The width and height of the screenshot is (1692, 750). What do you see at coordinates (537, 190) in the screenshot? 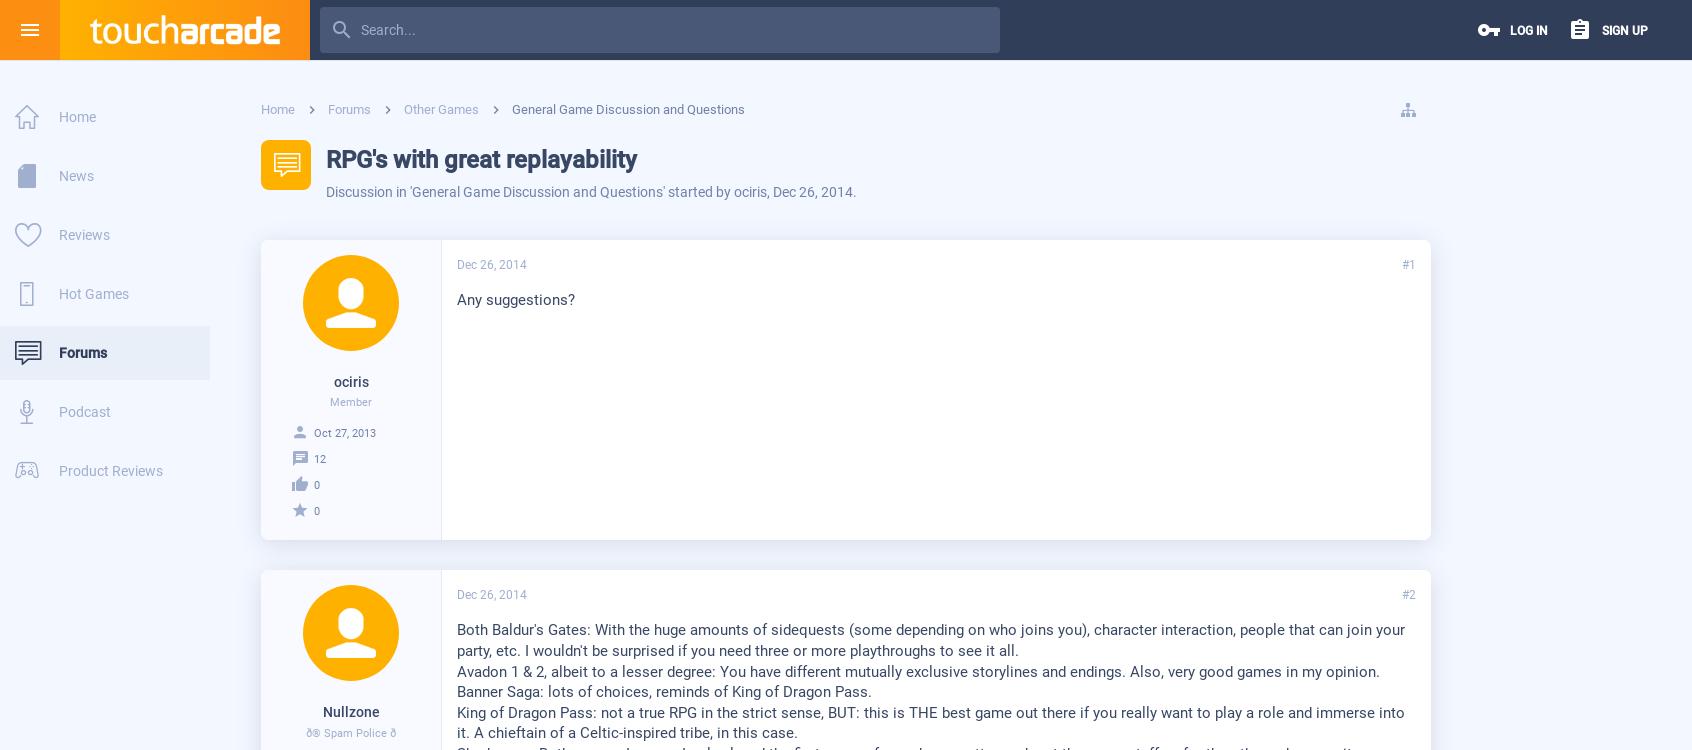
I see `'General Game Discussion and Questions'` at bounding box center [537, 190].